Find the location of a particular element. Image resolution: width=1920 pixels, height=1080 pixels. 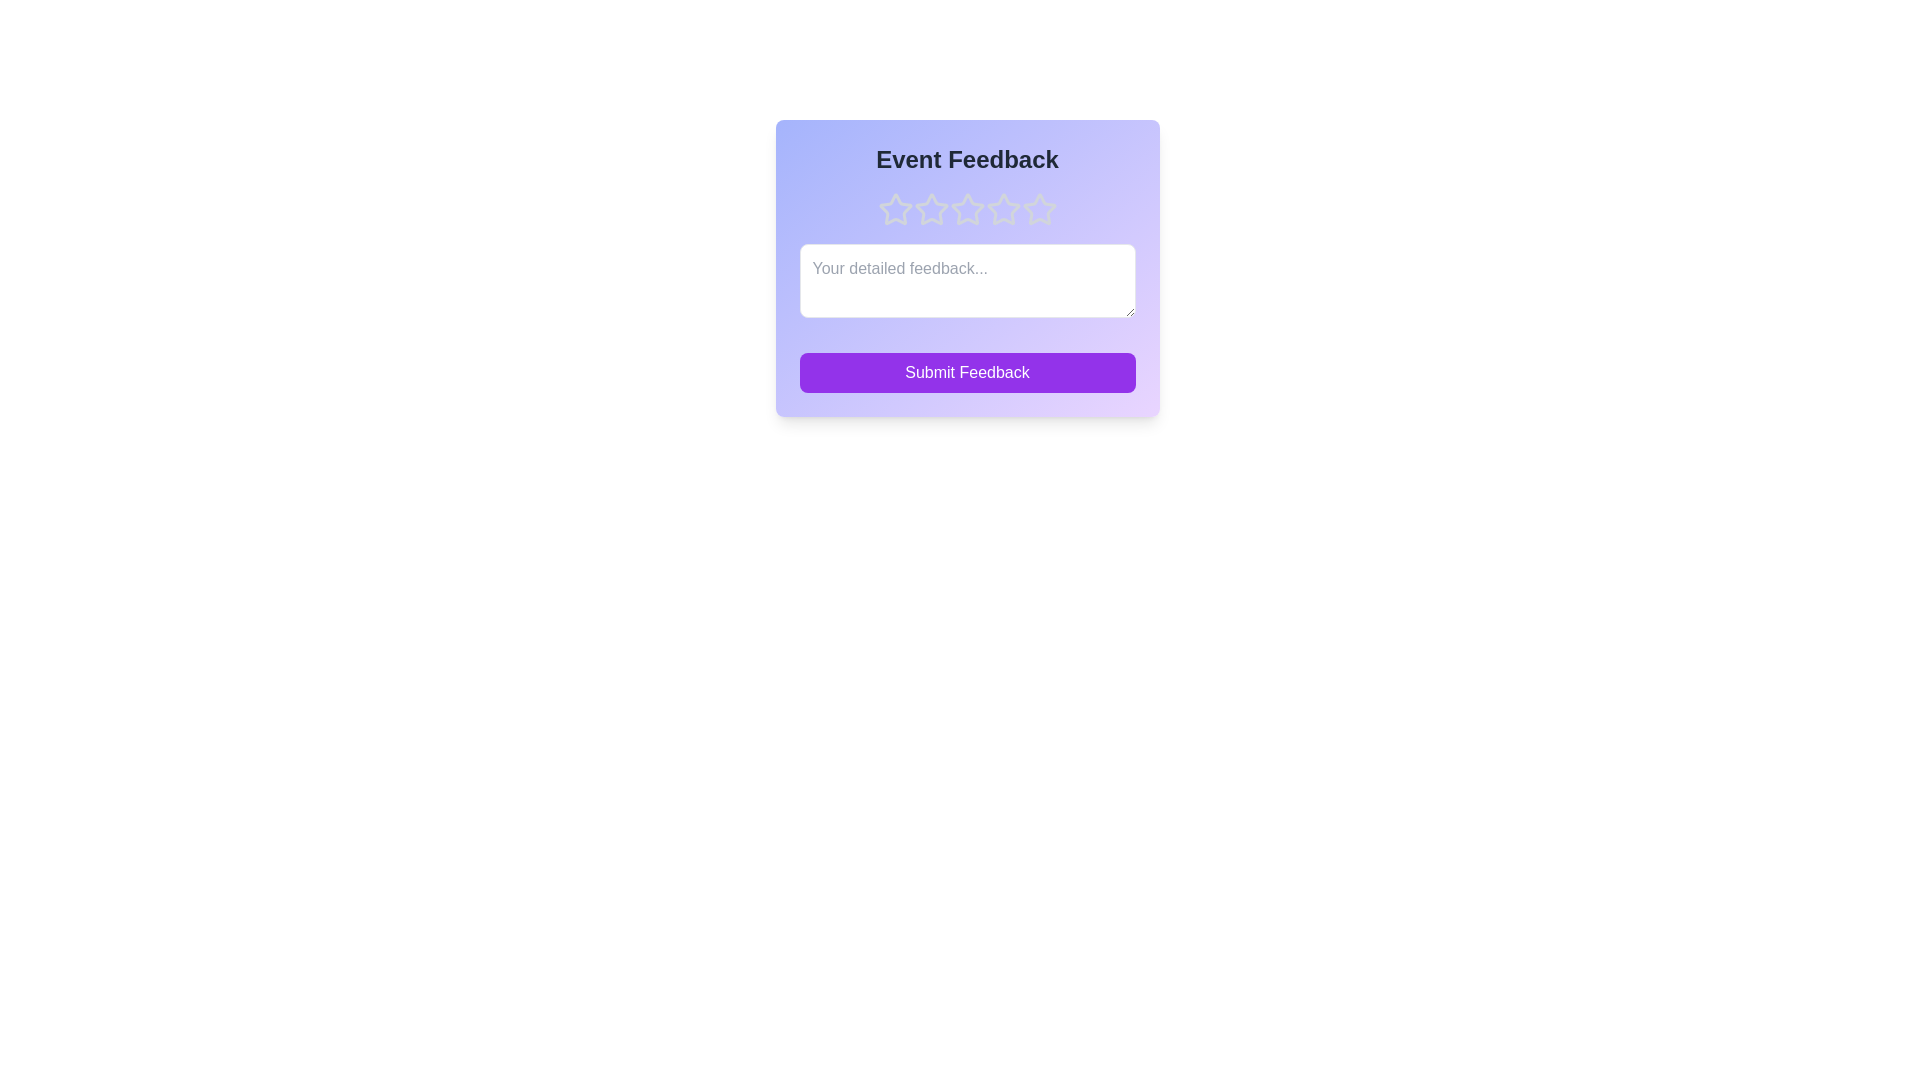

the 'Submit Feedback' button to submit the feedback is located at coordinates (967, 373).